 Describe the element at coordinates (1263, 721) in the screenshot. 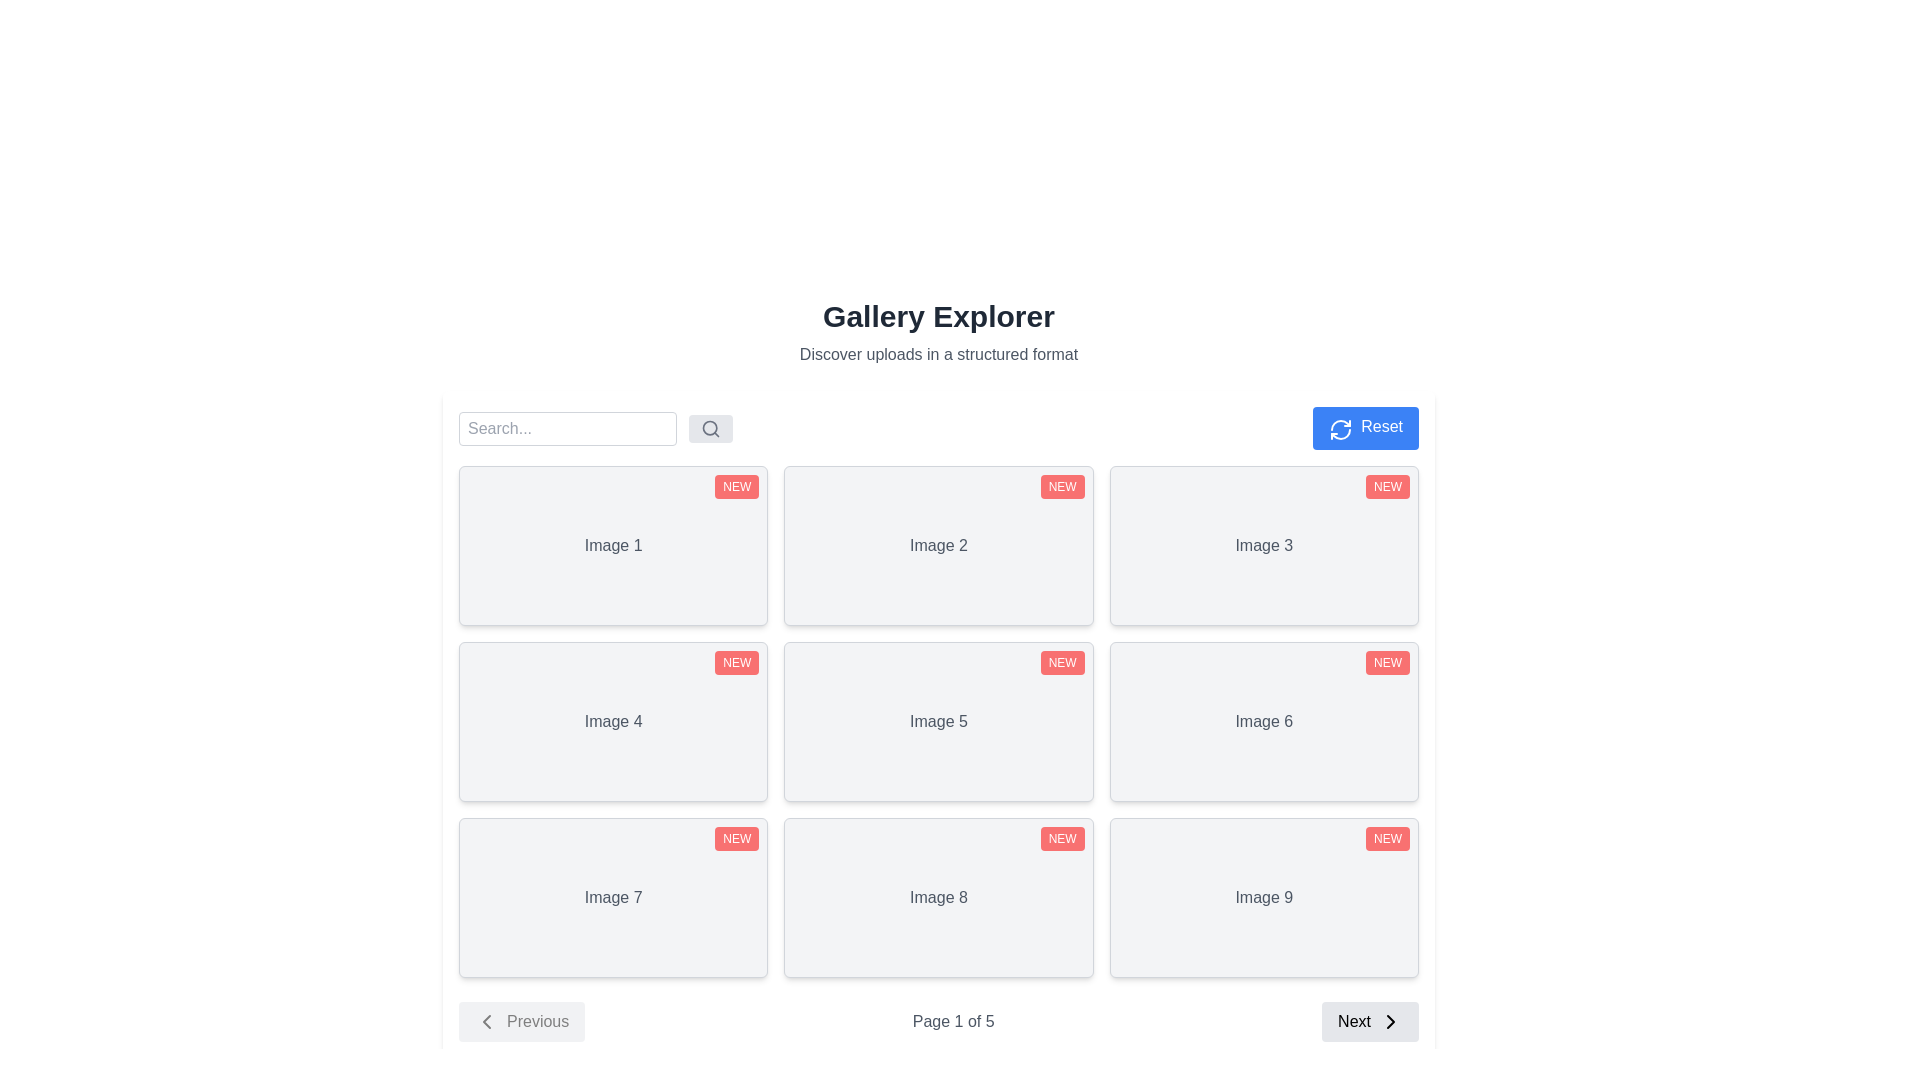

I see `the Card element labeled 'Image 6', which is located in the second row, third column of a 3x3 grid layout` at that location.